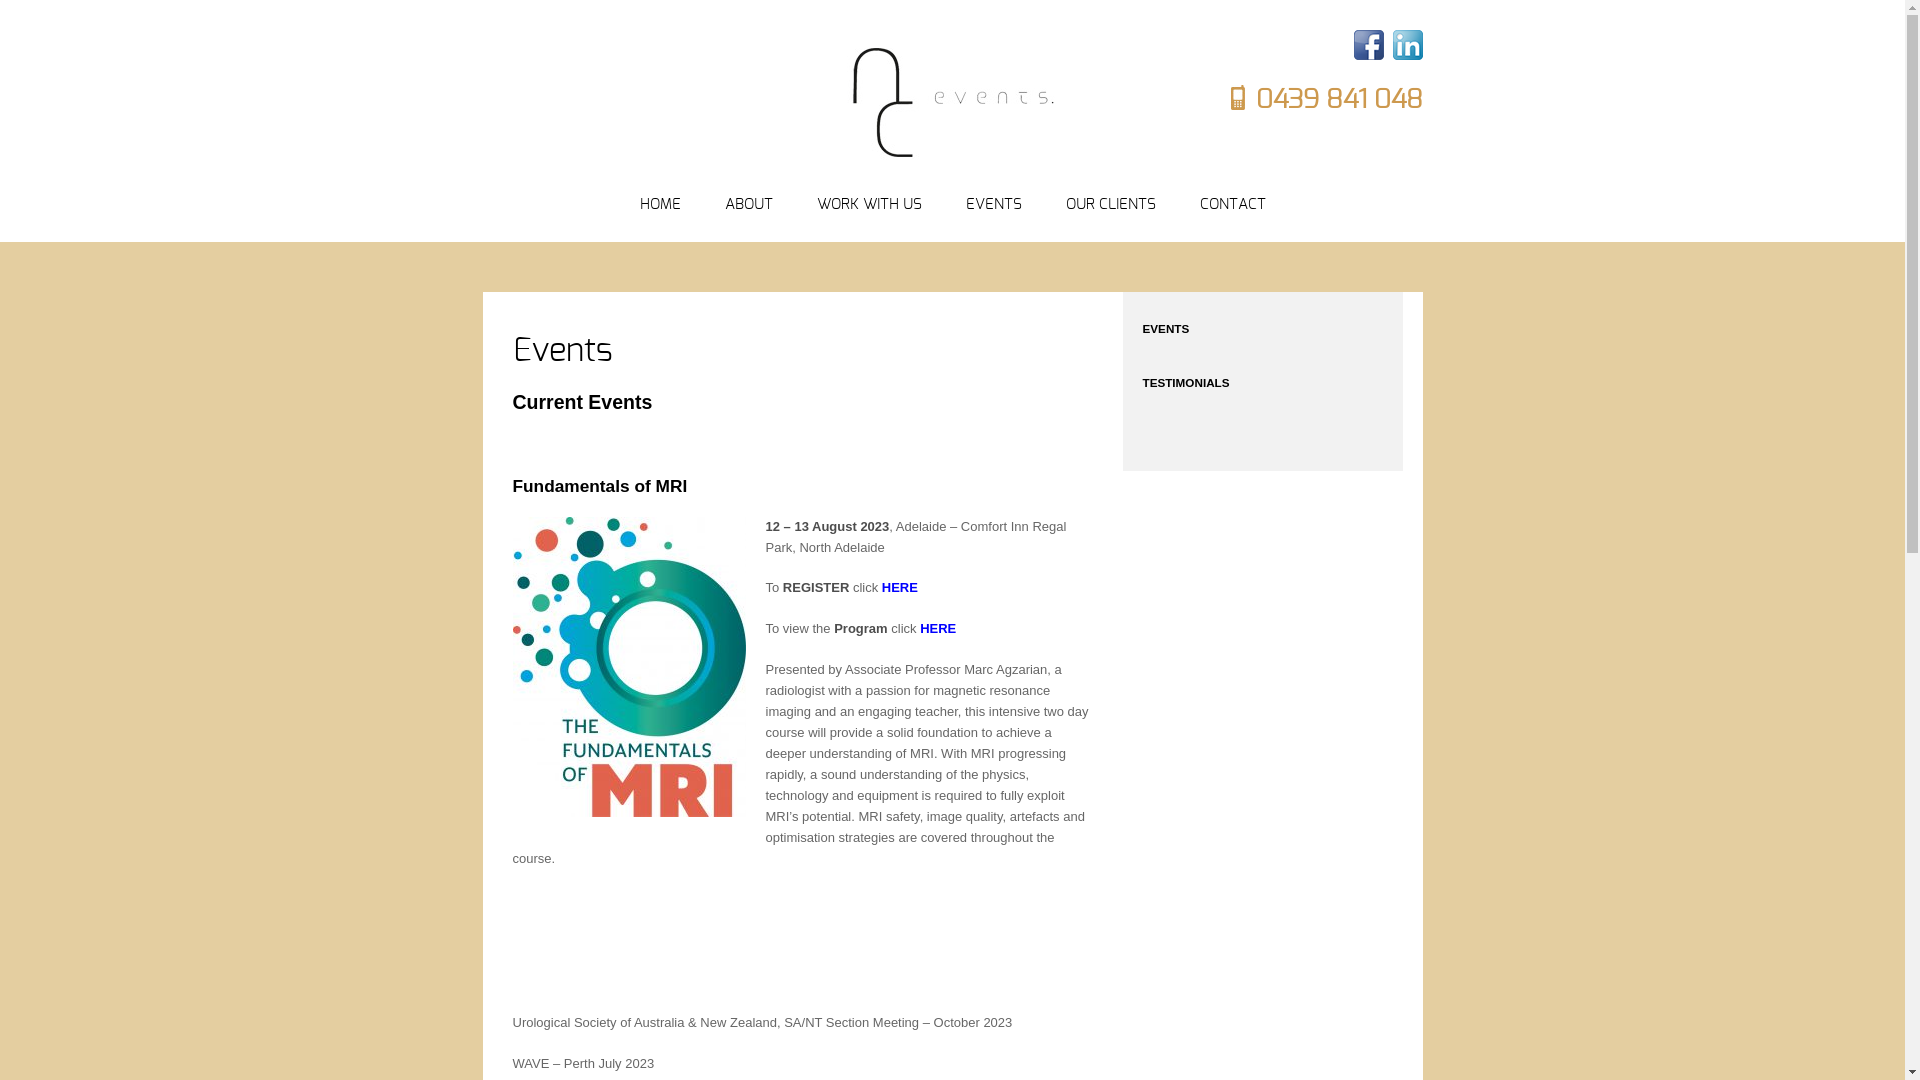 This screenshot has height=1080, width=1920. What do you see at coordinates (936, 627) in the screenshot?
I see `'HERE'` at bounding box center [936, 627].